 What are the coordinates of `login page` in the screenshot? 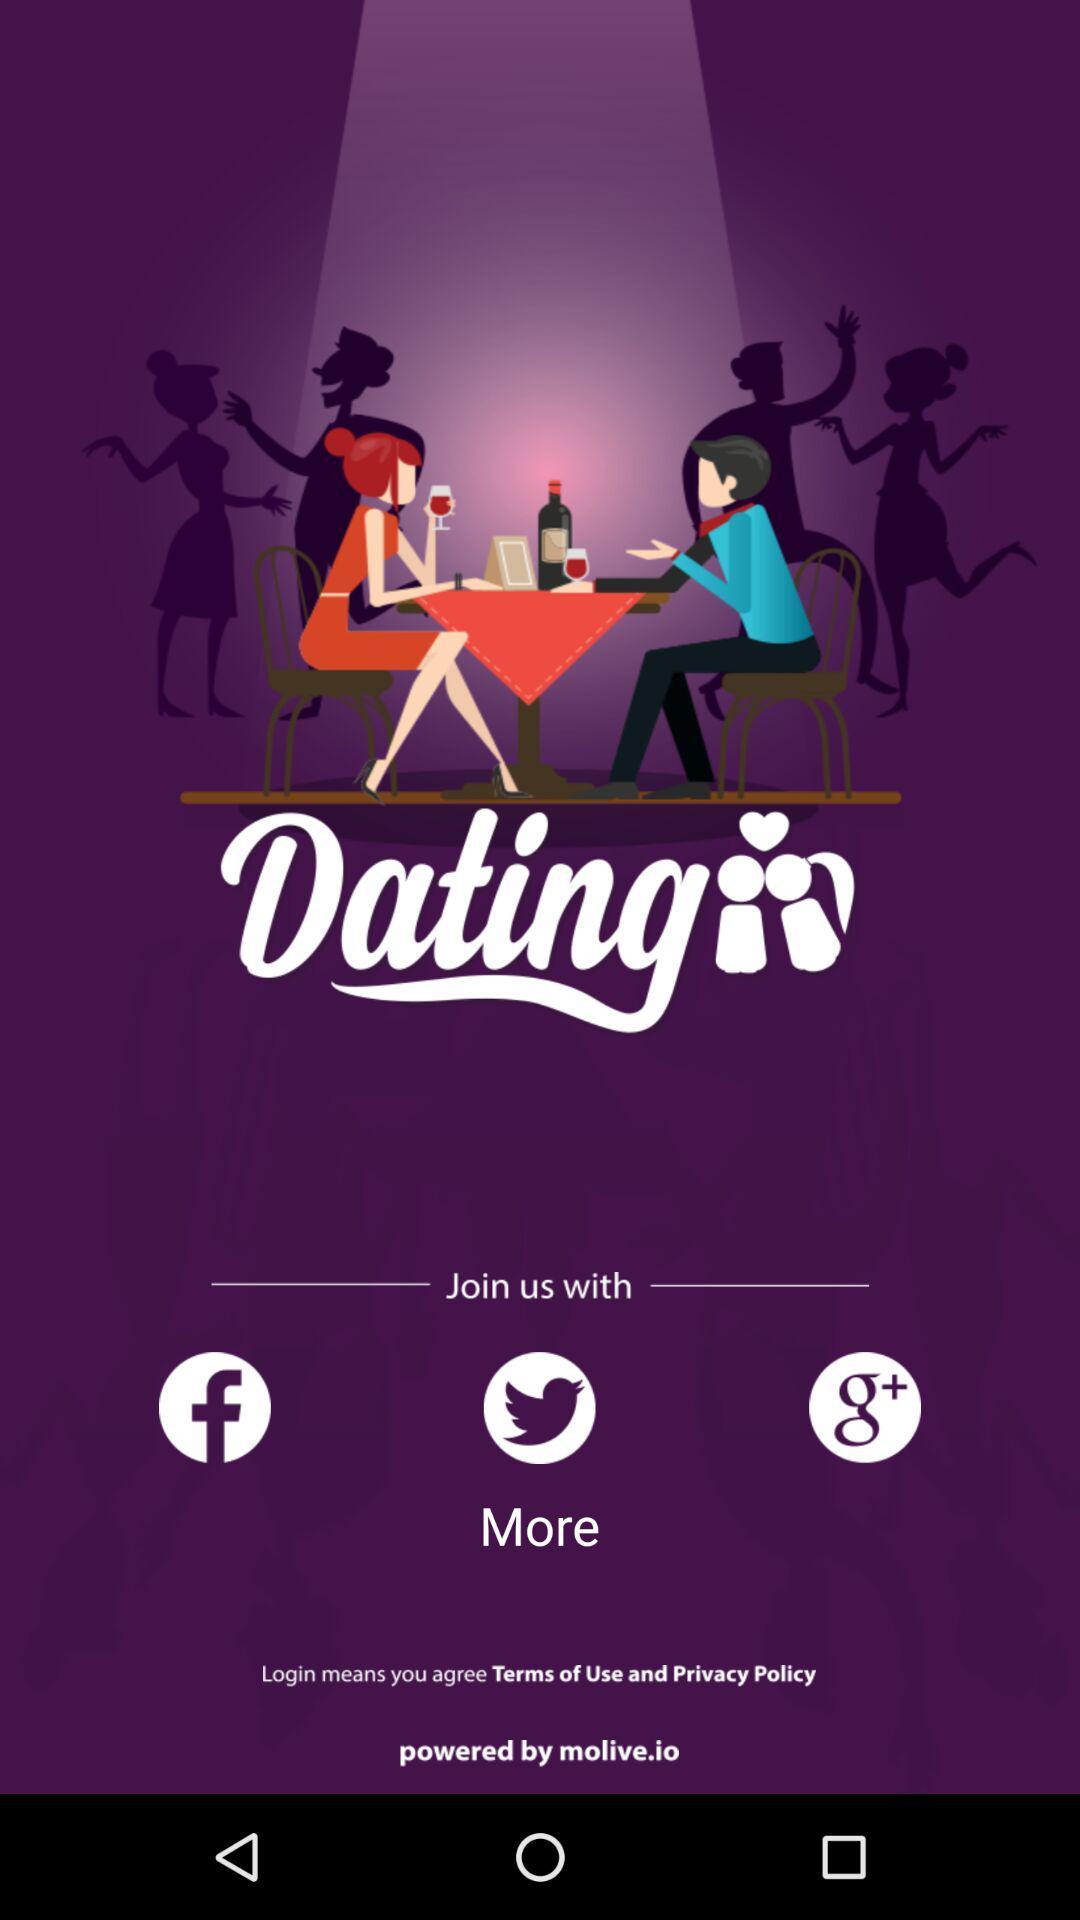 It's located at (538, 1676).